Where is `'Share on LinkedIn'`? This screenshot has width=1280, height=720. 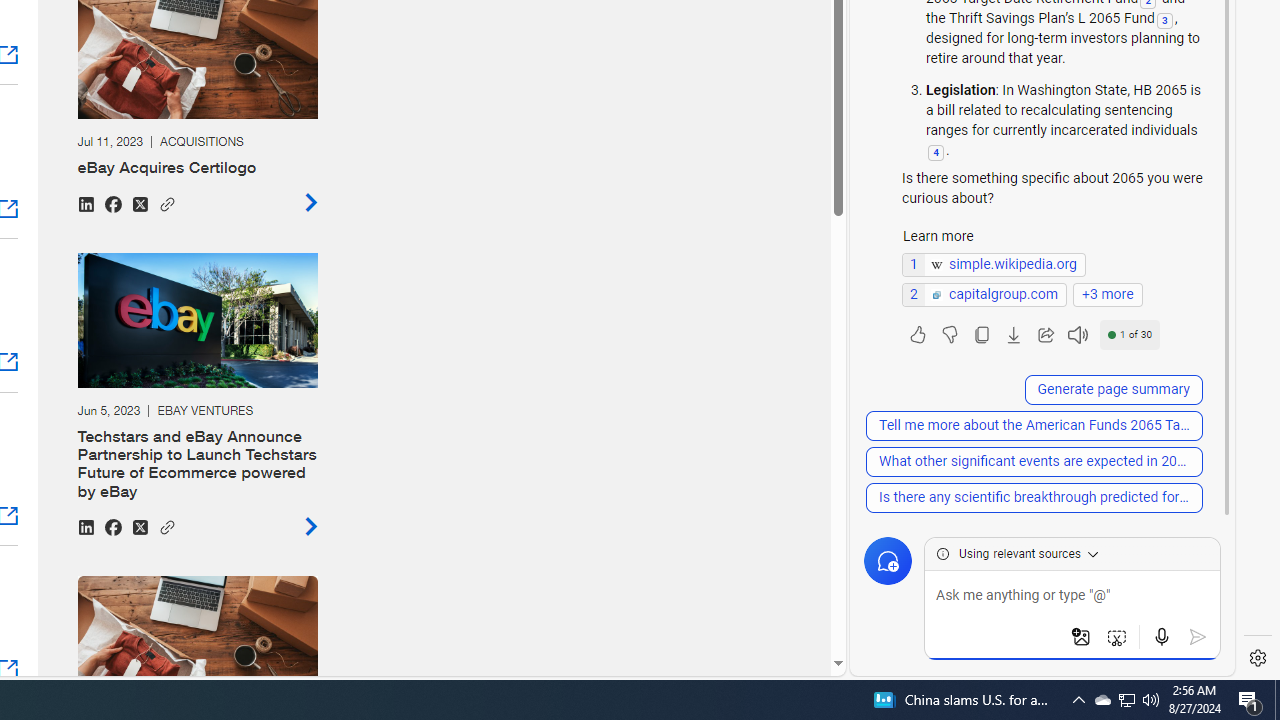 'Share on LinkedIn' is located at coordinates (84, 525).